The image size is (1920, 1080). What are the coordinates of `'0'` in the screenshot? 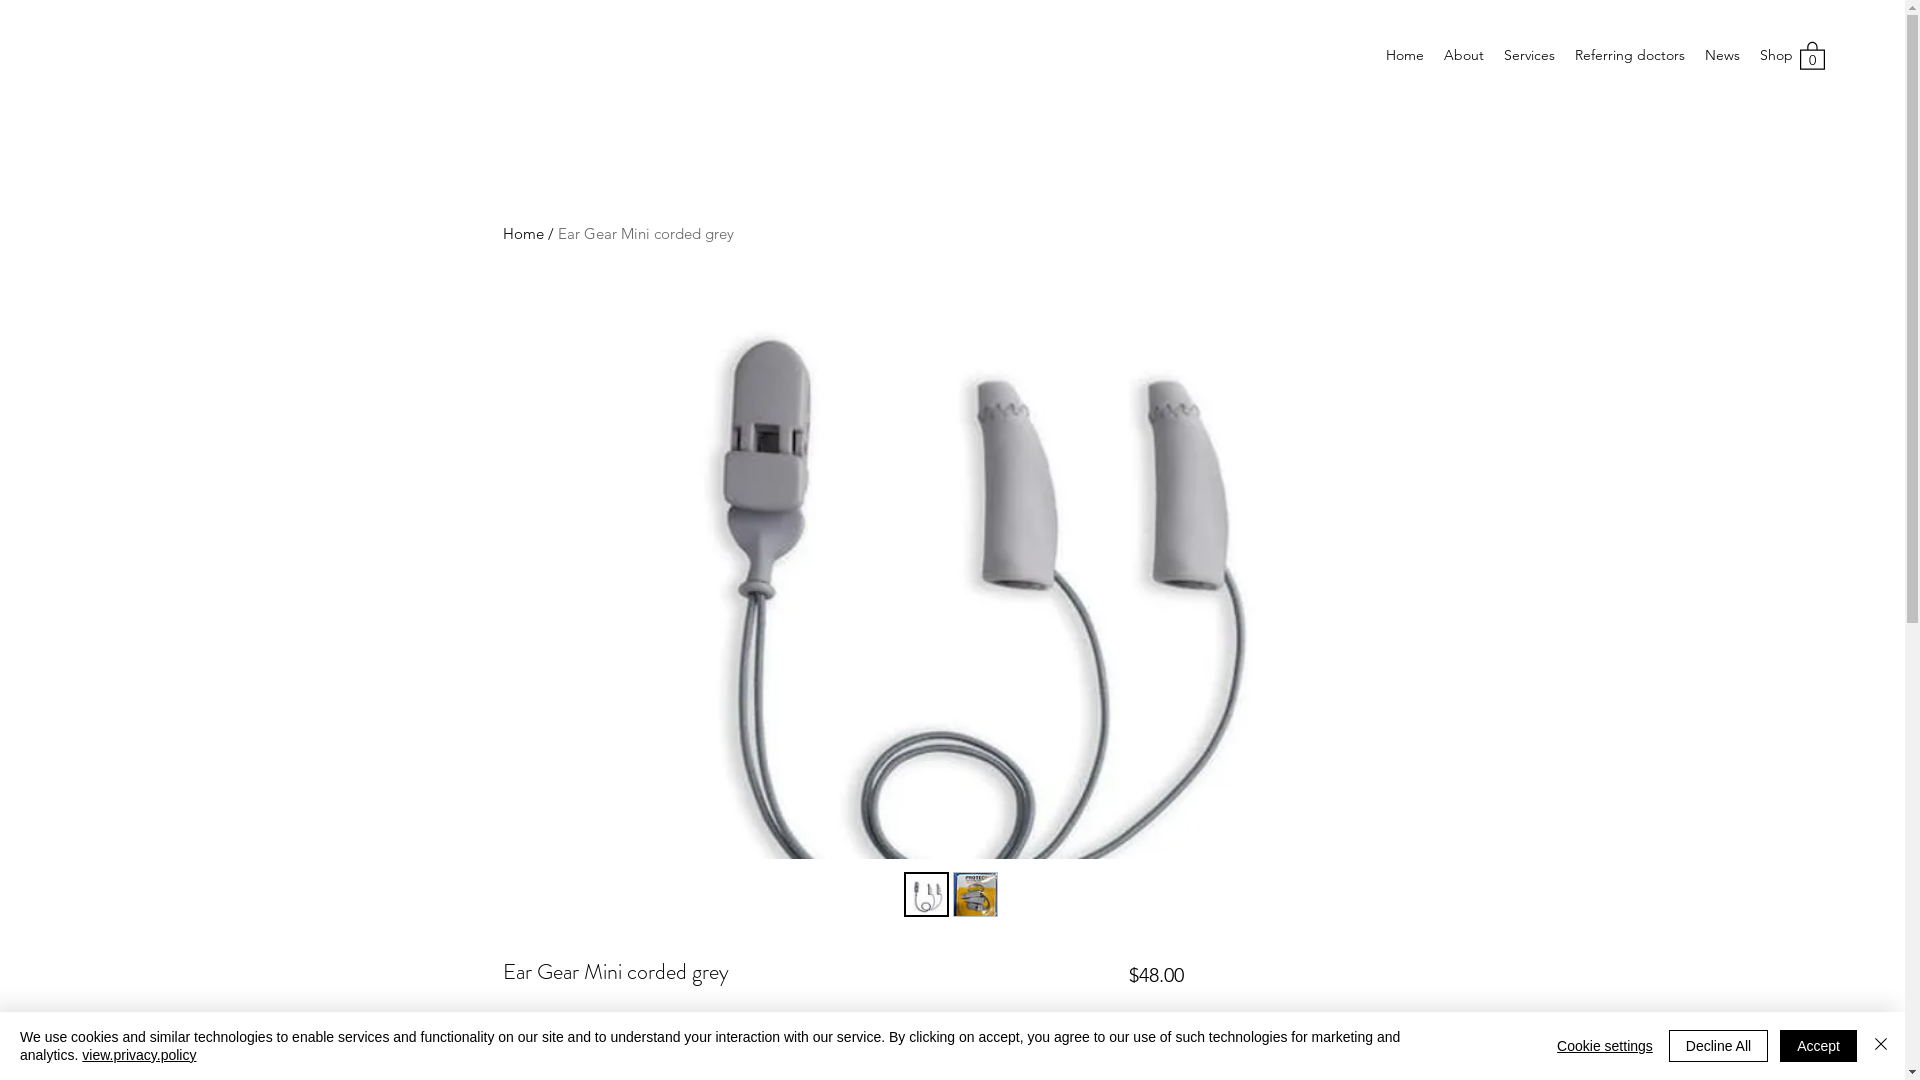 It's located at (1800, 53).